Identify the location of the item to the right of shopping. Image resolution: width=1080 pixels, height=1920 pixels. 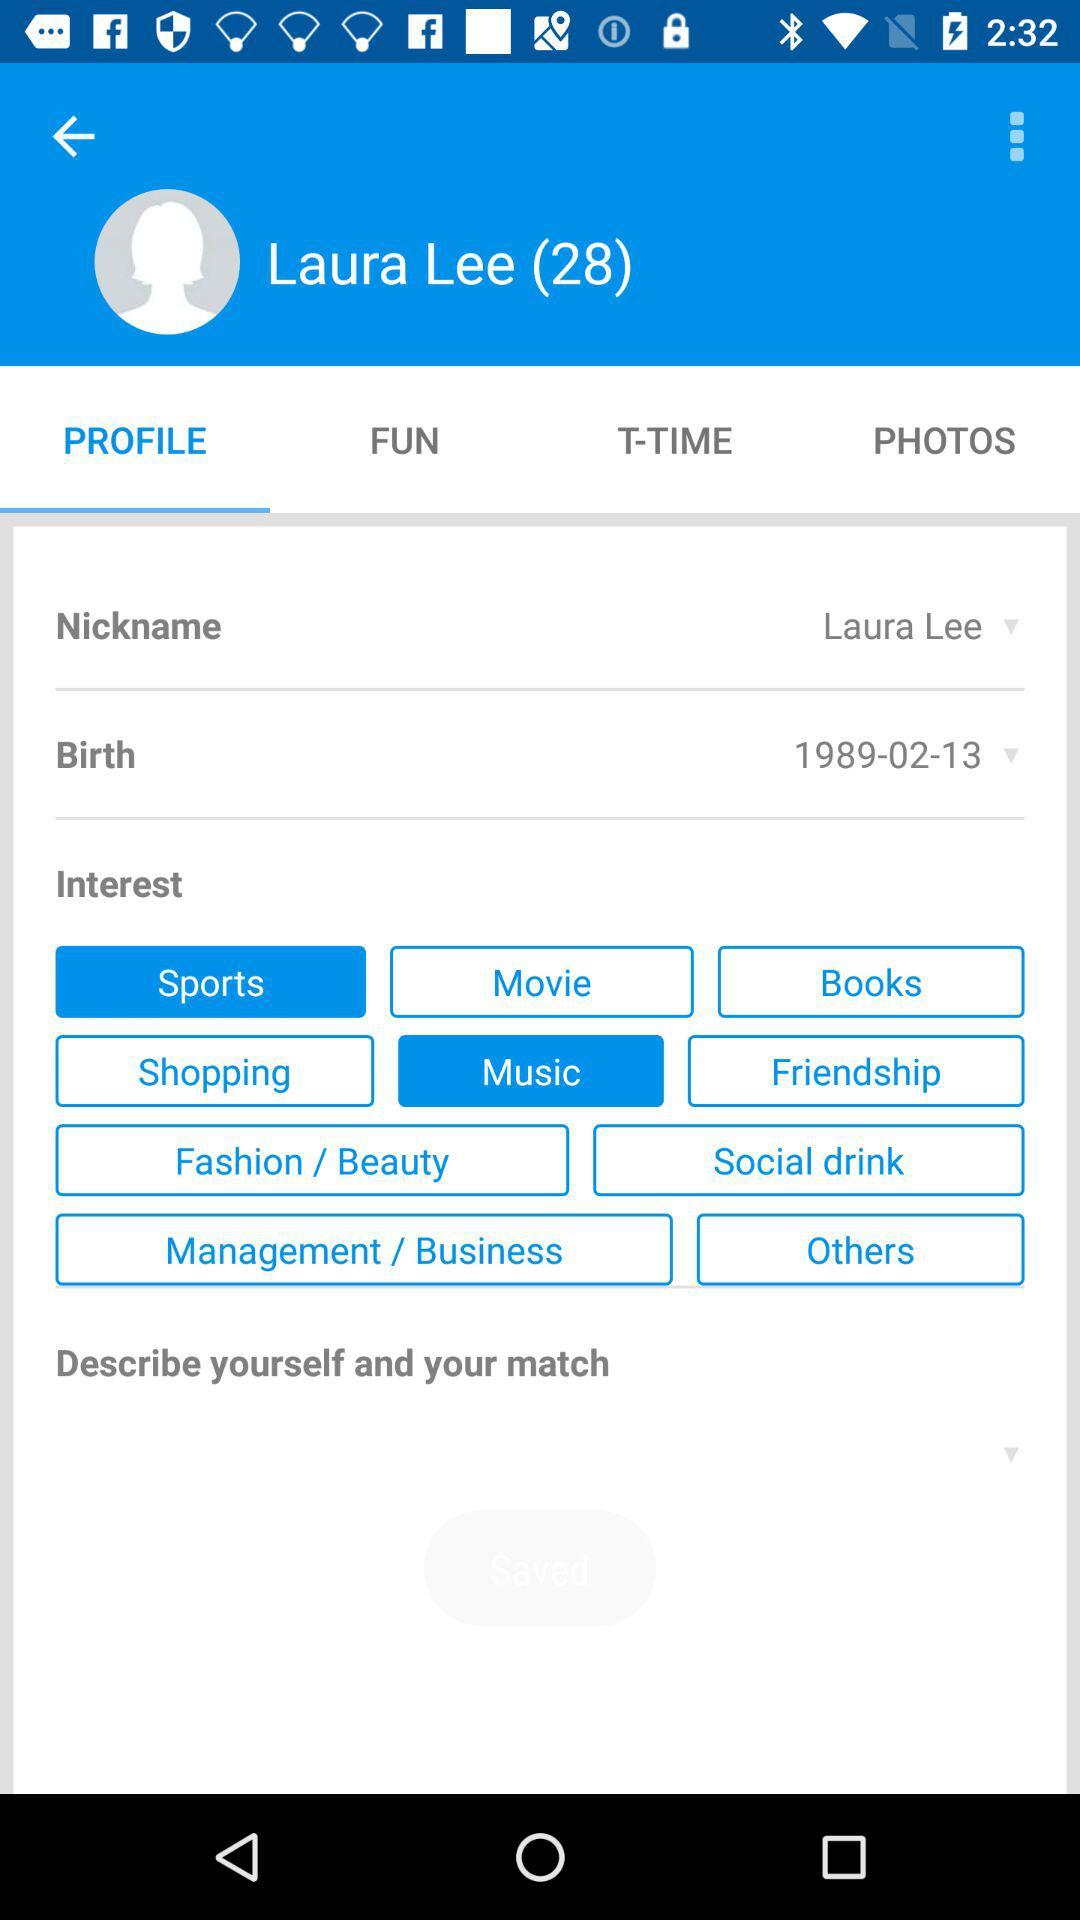
(530, 1069).